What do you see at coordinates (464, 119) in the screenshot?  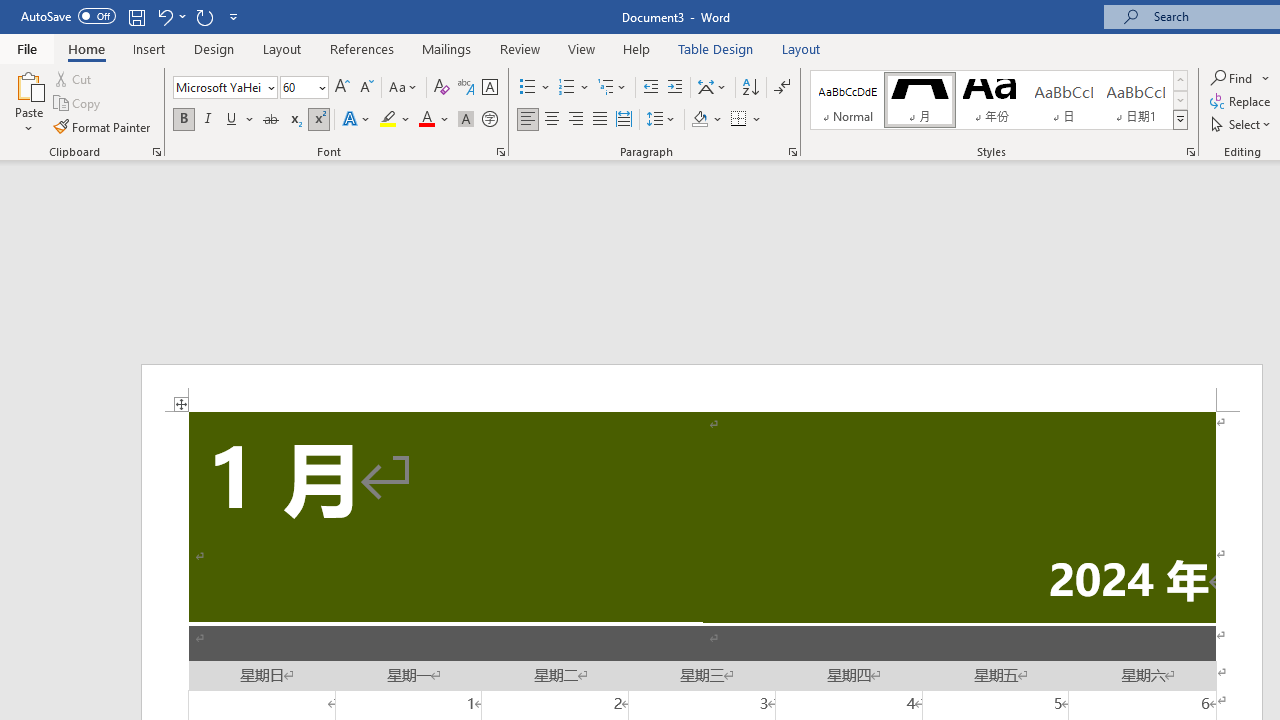 I see `'Character Shading'` at bounding box center [464, 119].